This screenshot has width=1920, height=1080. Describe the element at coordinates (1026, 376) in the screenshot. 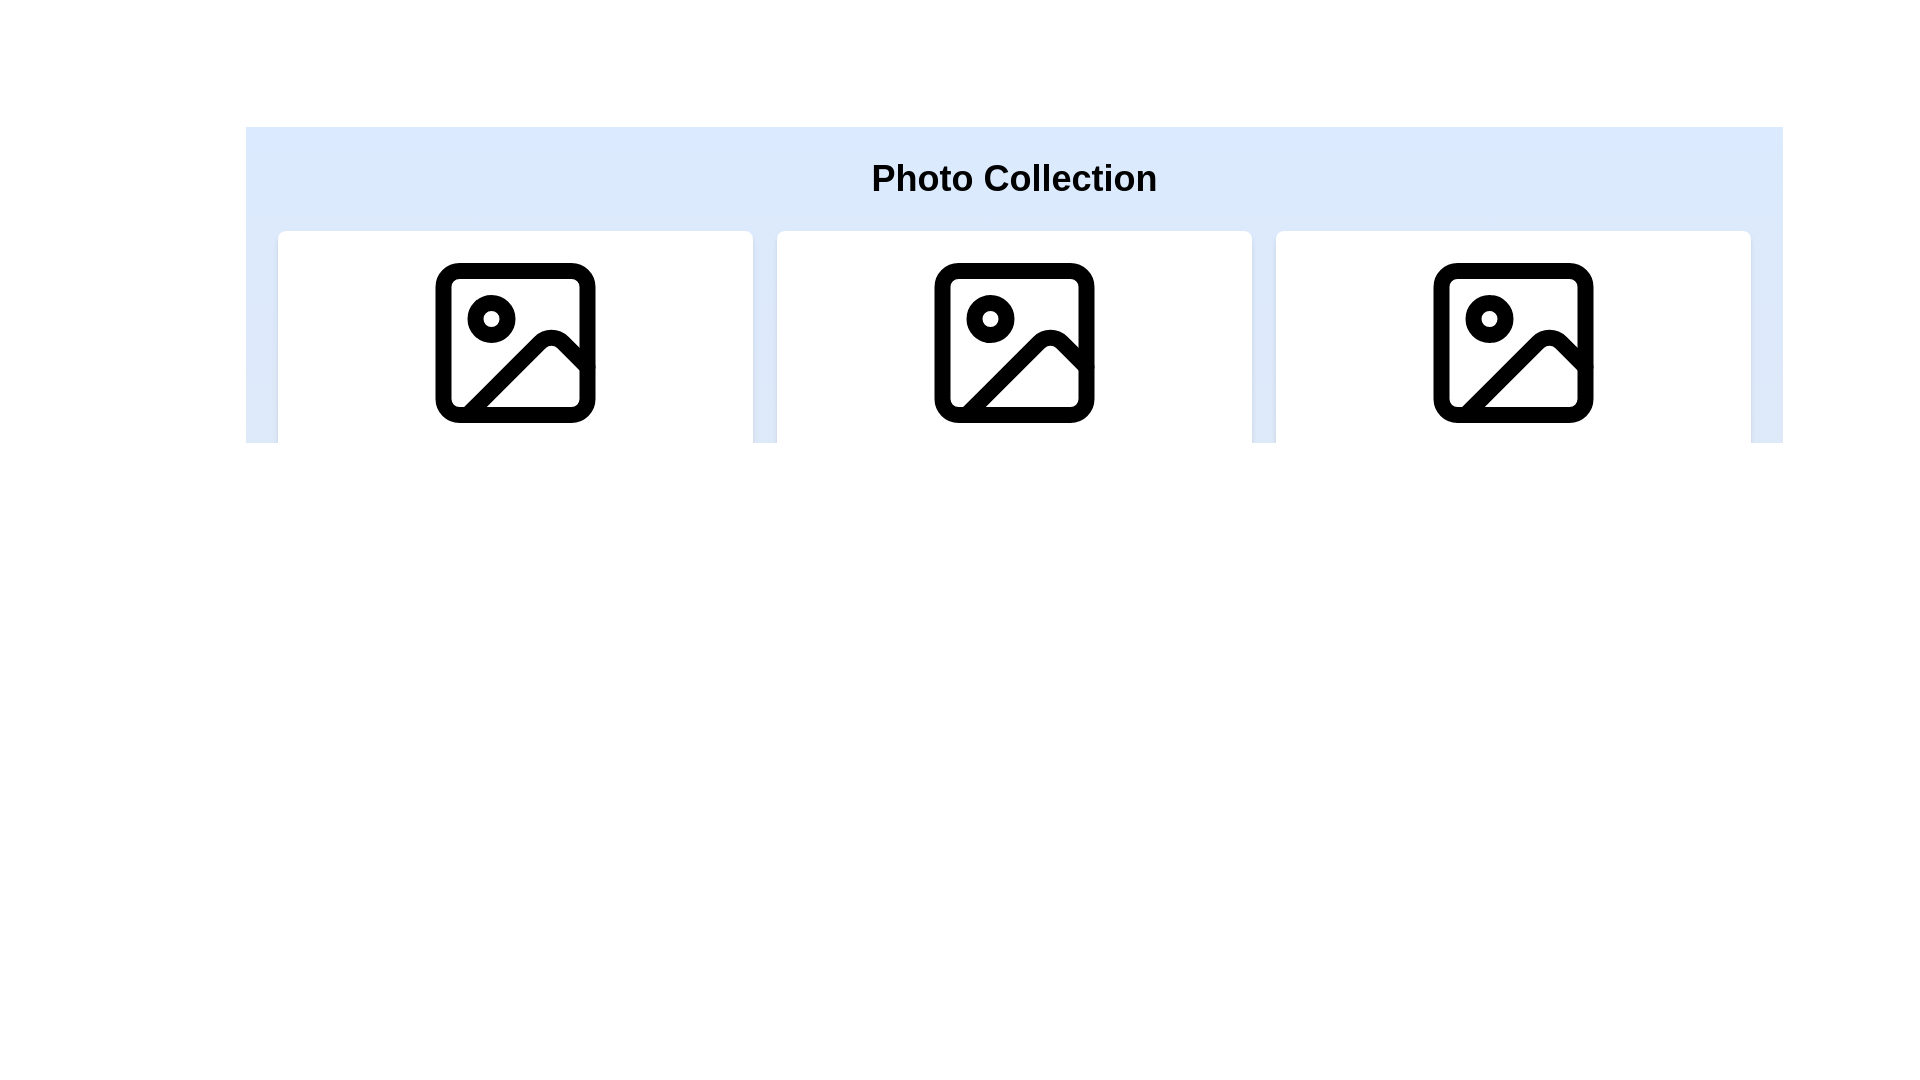

I see `the decorative vector graphic element located at the bottom-right part of the icon's inner design` at that location.